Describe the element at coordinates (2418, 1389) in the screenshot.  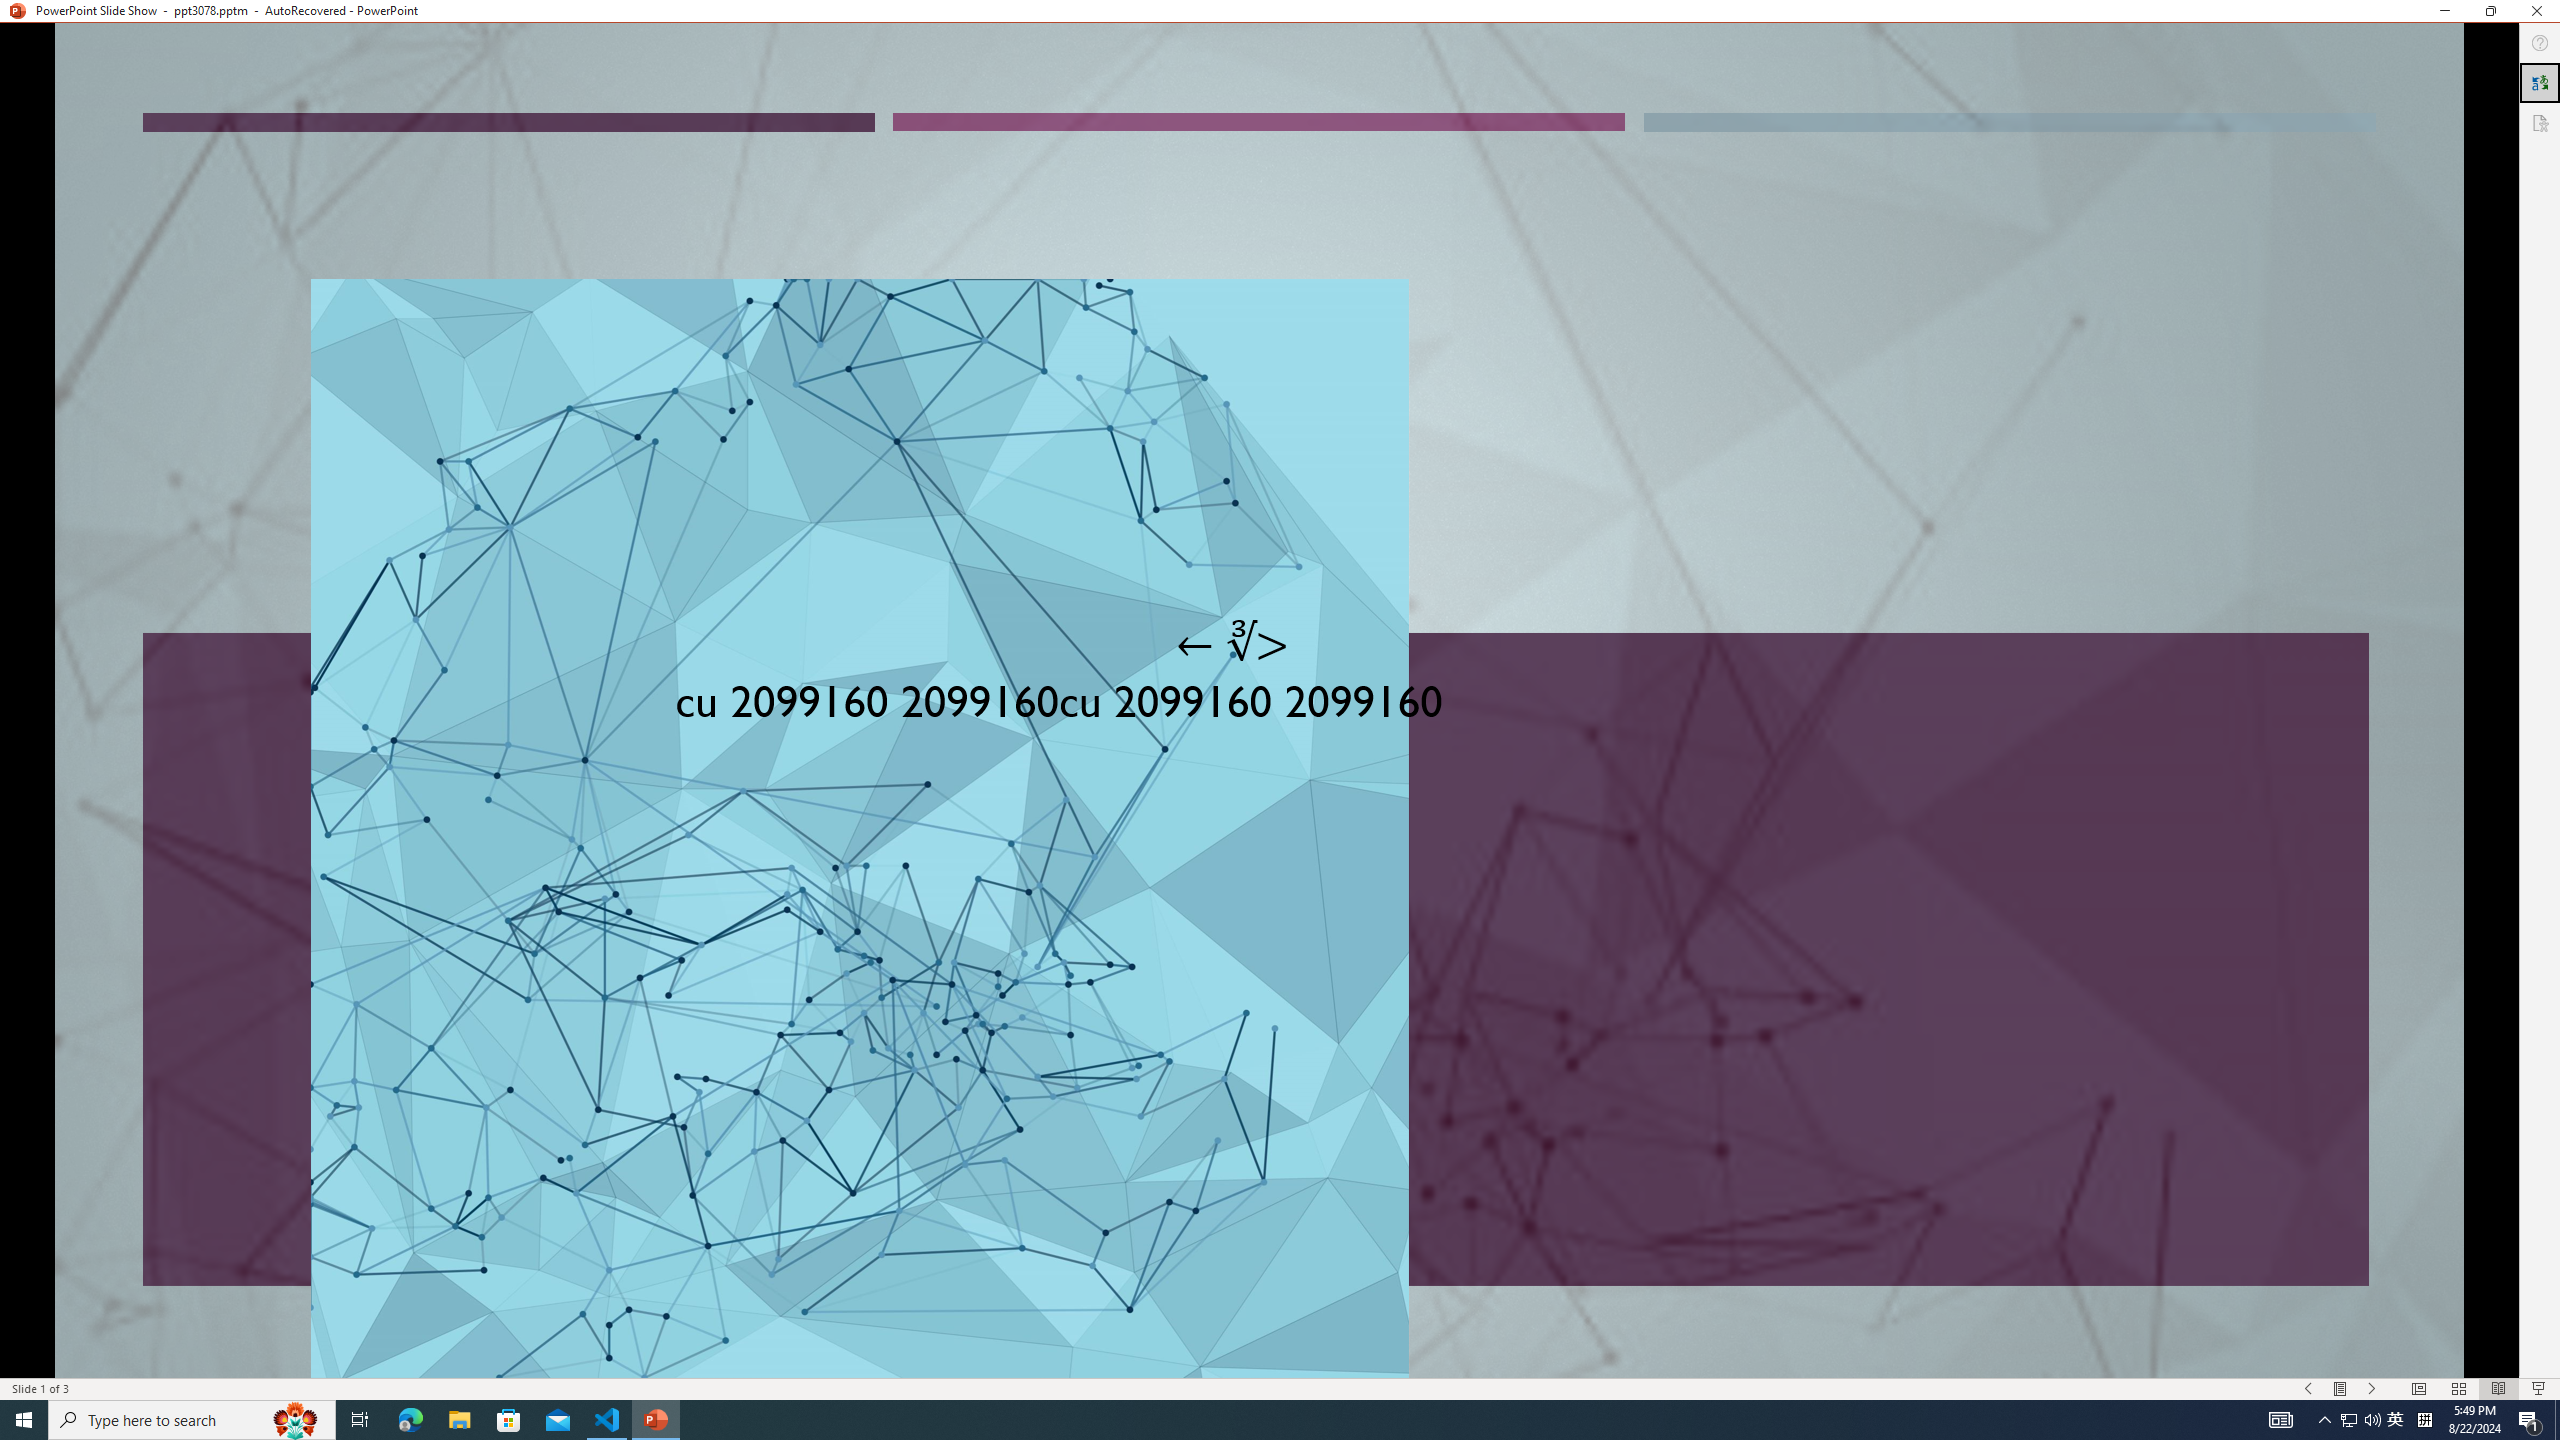
I see `'Normal'` at that location.